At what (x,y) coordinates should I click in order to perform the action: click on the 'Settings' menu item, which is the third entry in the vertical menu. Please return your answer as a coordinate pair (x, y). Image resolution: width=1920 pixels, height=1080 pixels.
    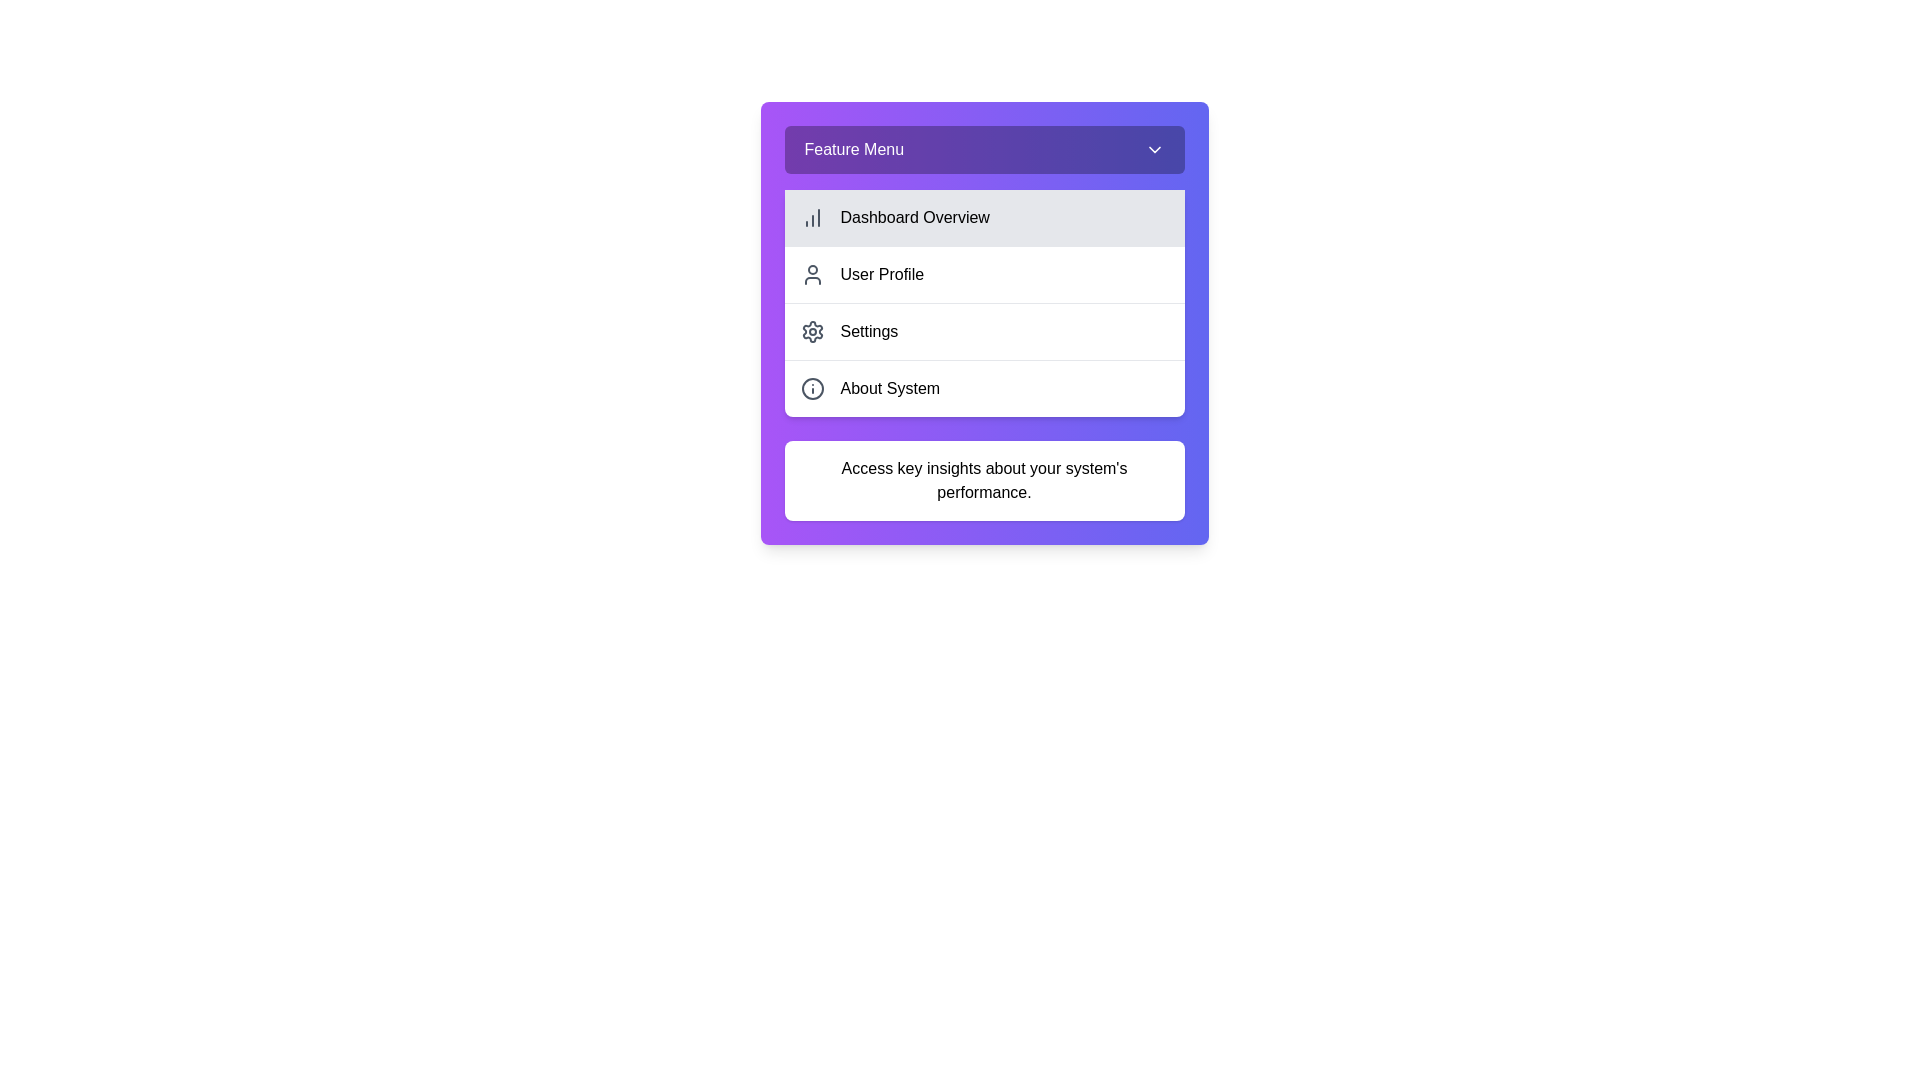
    Looking at the image, I should click on (984, 330).